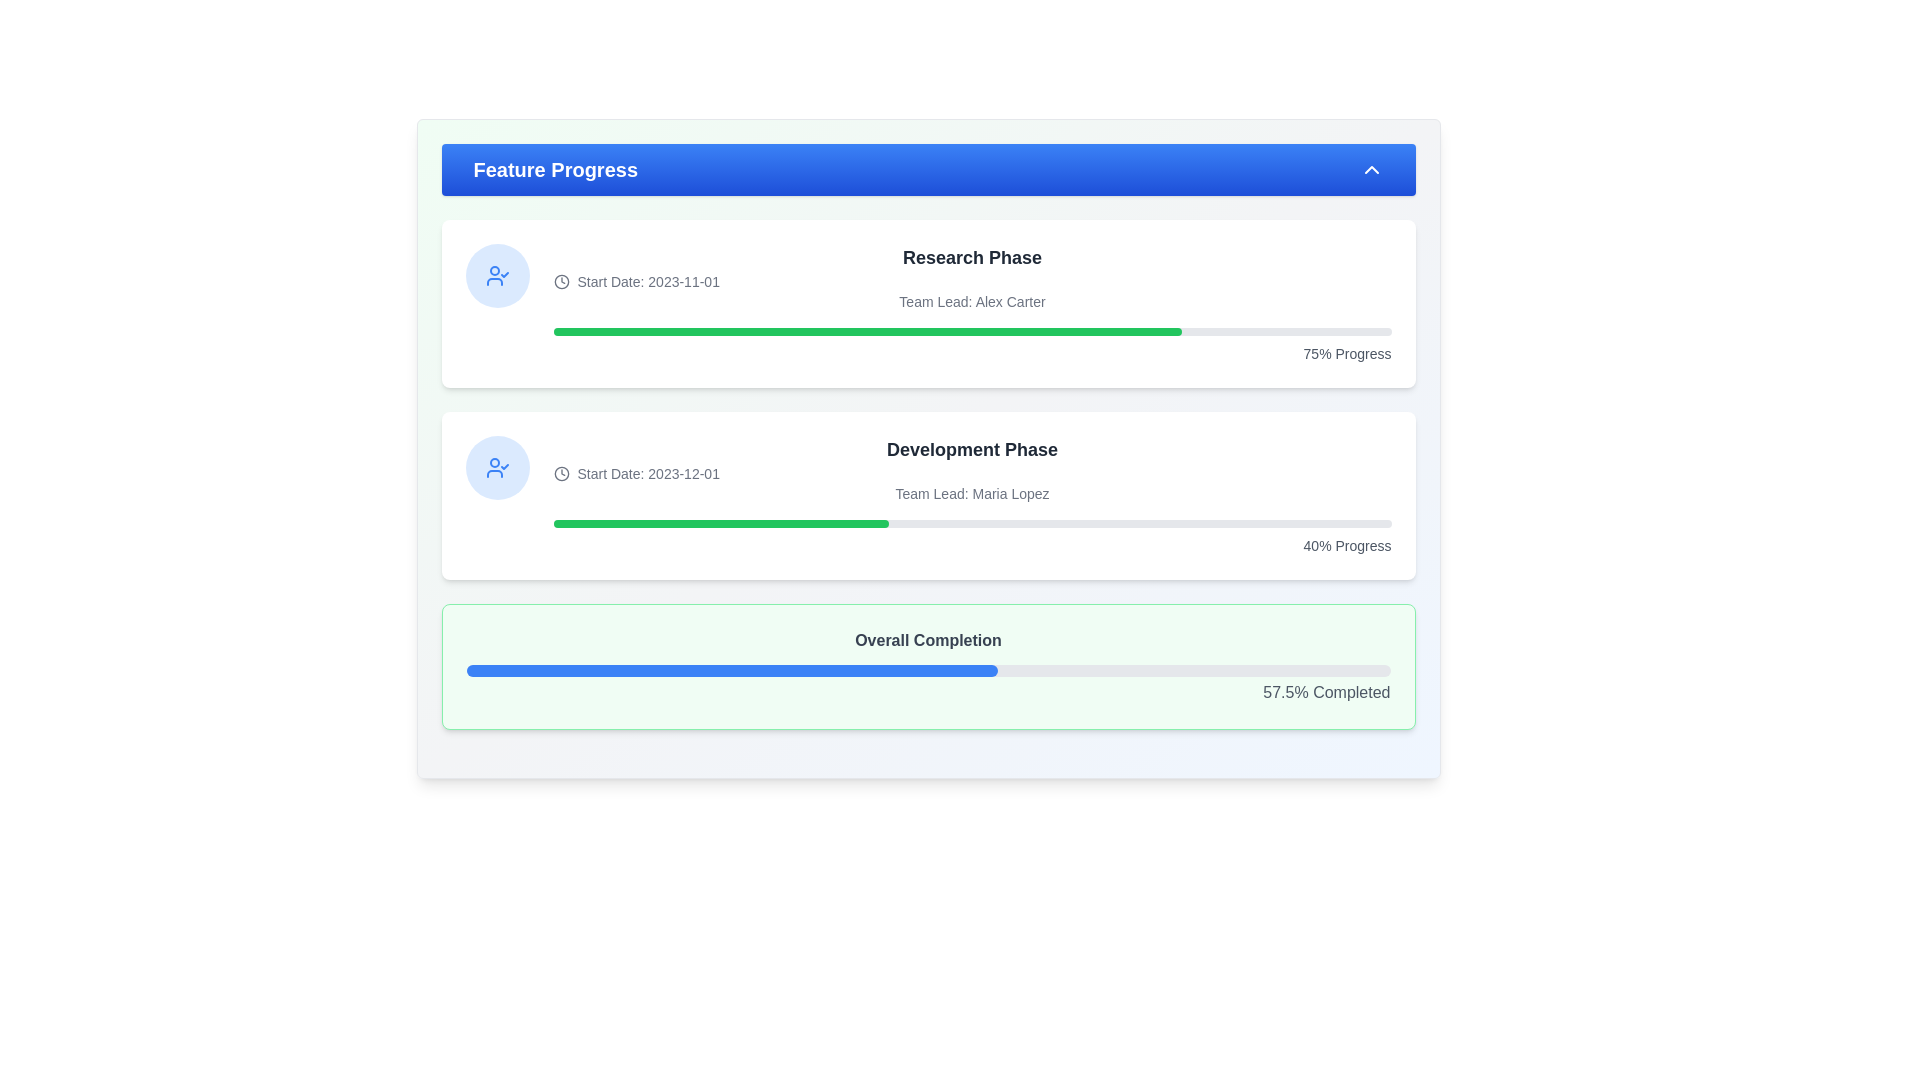 This screenshot has width=1920, height=1080. What do you see at coordinates (972, 257) in the screenshot?
I see `the Text Label at the top of the progress card that indicates the phase name associated with the data below it` at bounding box center [972, 257].